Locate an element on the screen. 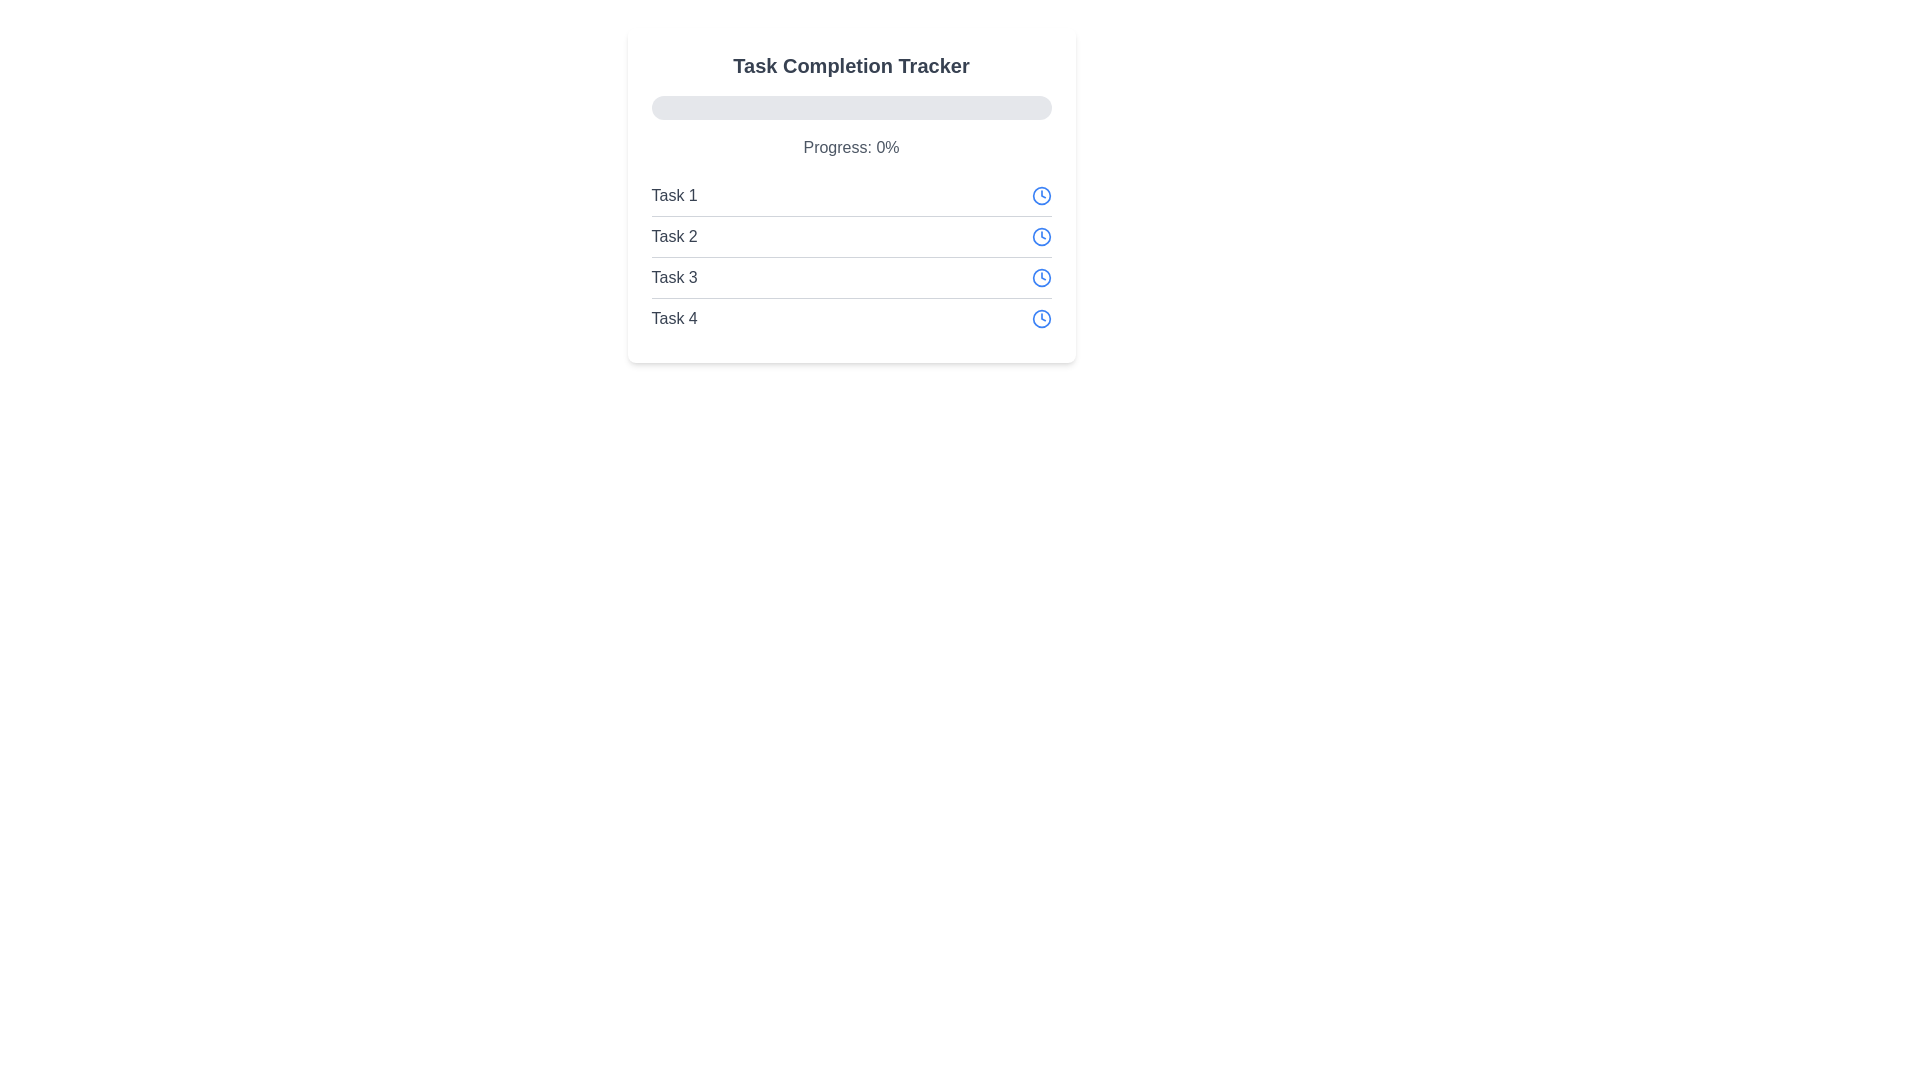 Image resolution: width=1920 pixels, height=1080 pixels. the second list item in the 'Task Completion Tracker' is located at coordinates (851, 235).